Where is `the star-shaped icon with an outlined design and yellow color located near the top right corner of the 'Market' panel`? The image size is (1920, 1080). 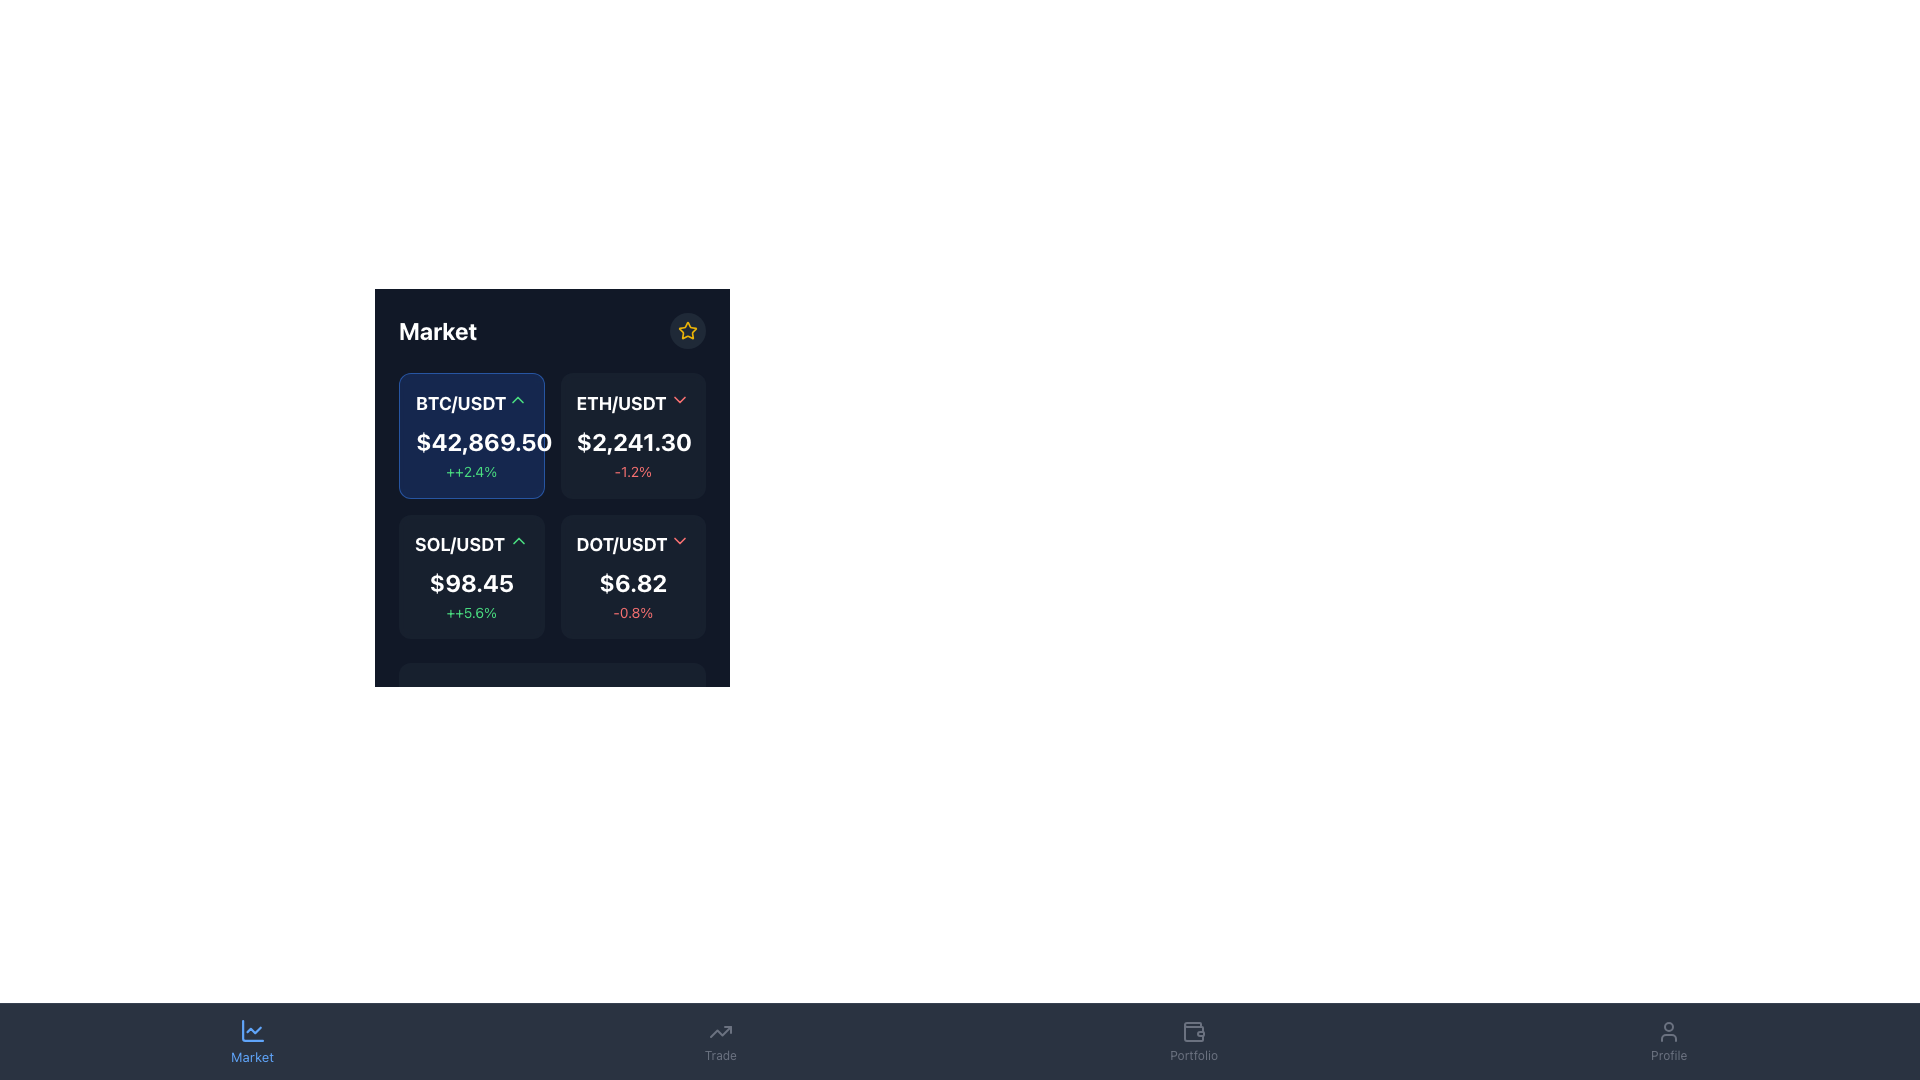 the star-shaped icon with an outlined design and yellow color located near the top right corner of the 'Market' panel is located at coordinates (687, 329).